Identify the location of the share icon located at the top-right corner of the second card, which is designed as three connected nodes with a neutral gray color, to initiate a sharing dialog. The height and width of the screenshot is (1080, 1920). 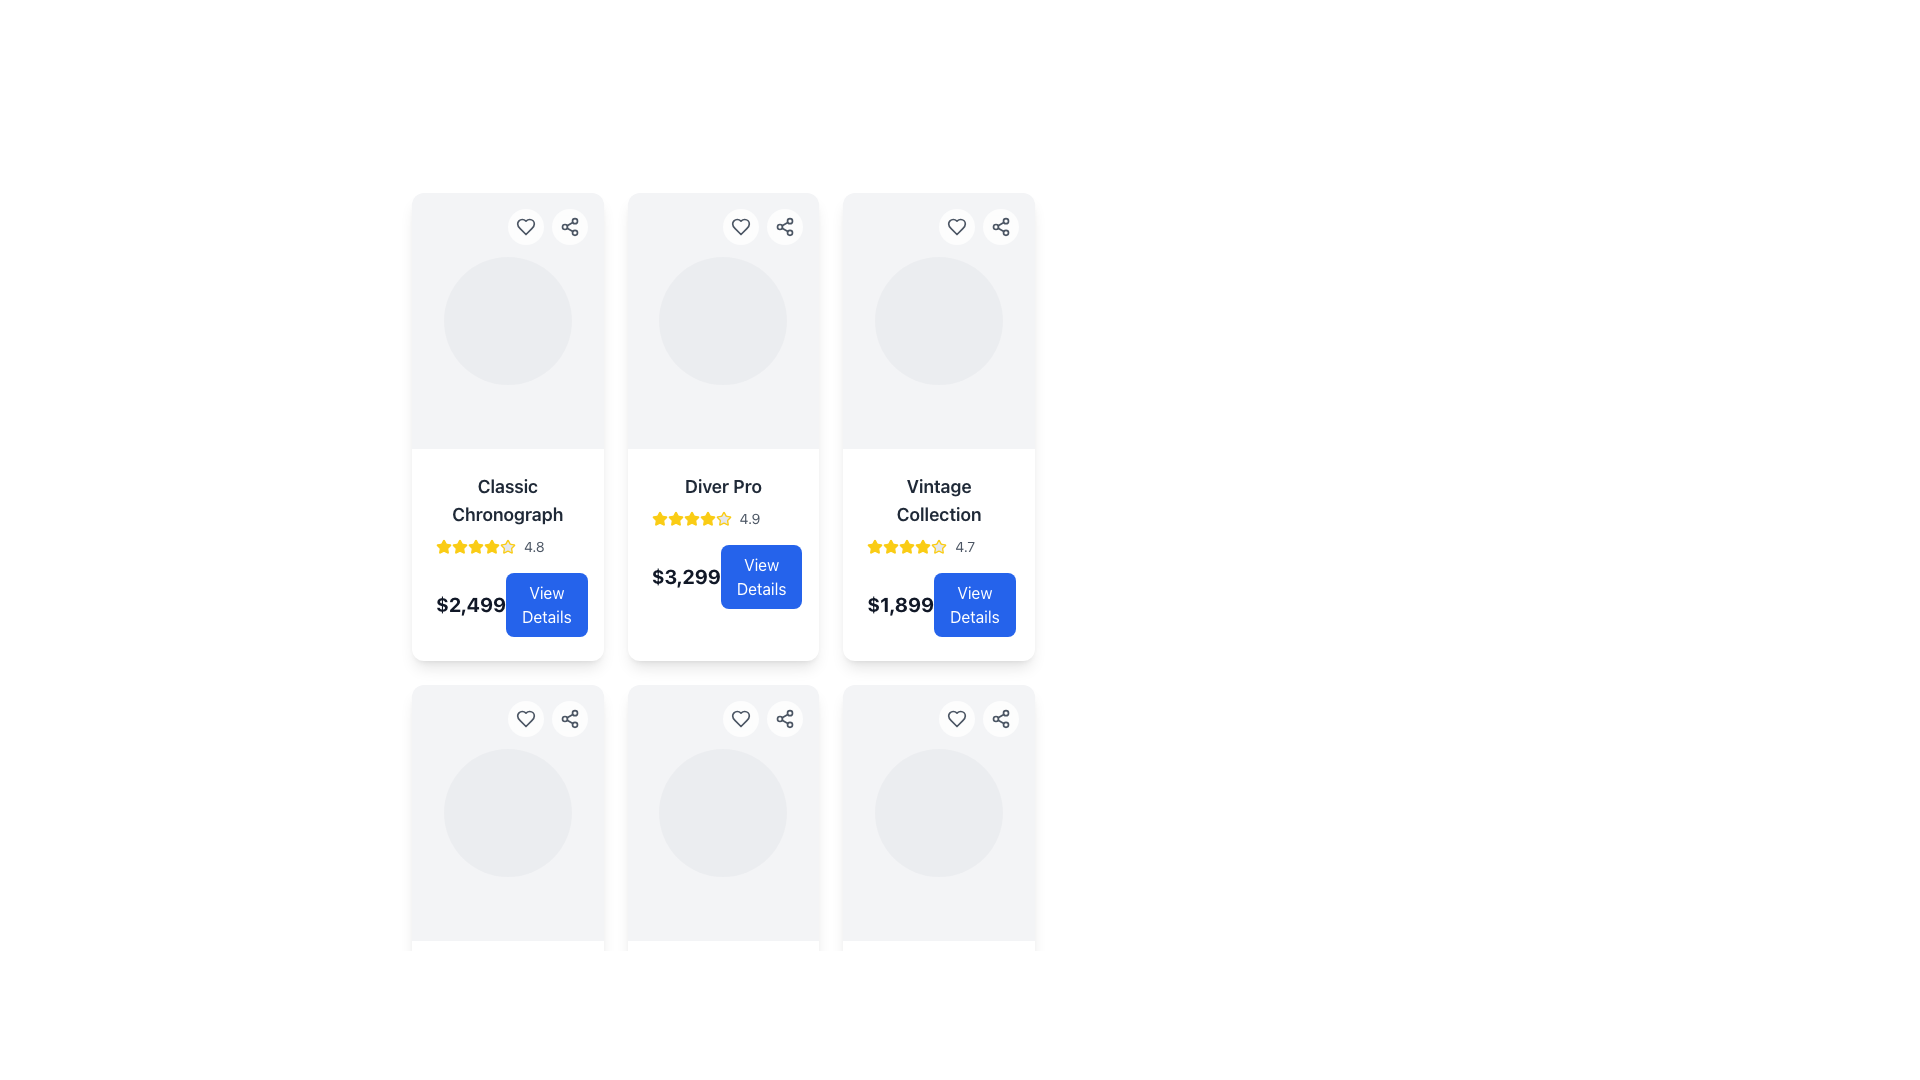
(784, 717).